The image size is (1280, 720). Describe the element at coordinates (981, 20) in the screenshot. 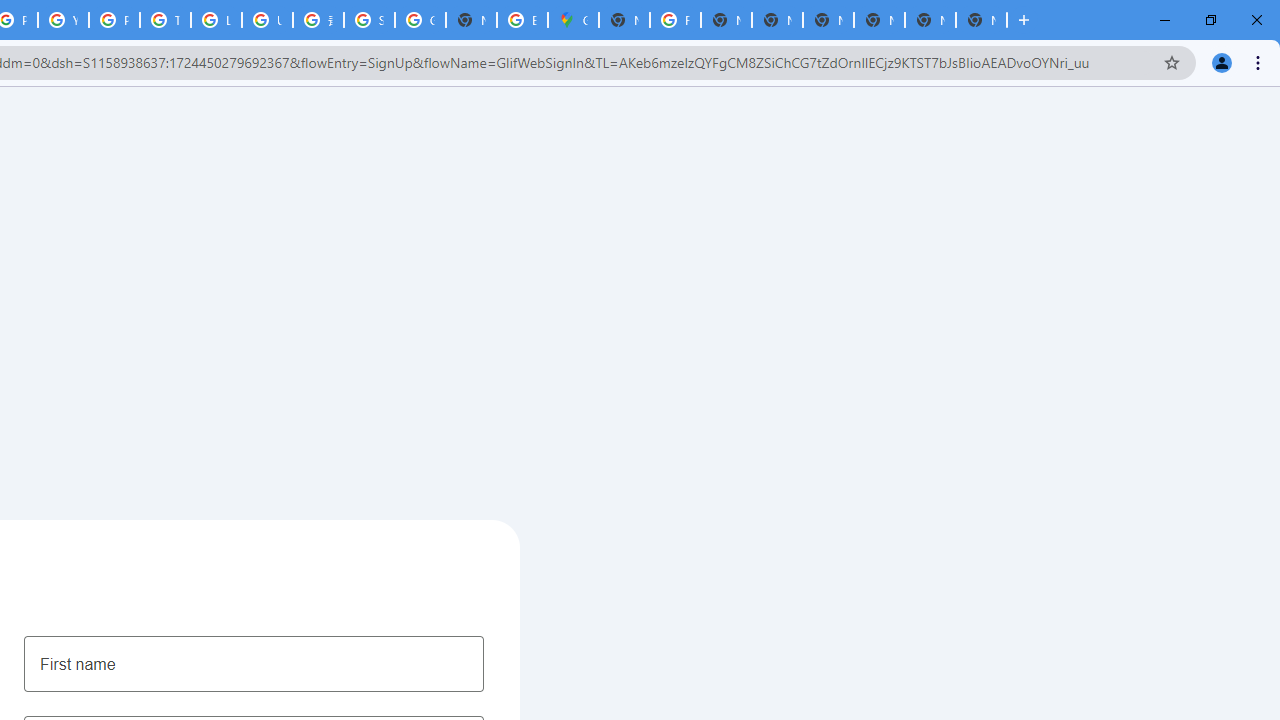

I see `'New Tab'` at that location.